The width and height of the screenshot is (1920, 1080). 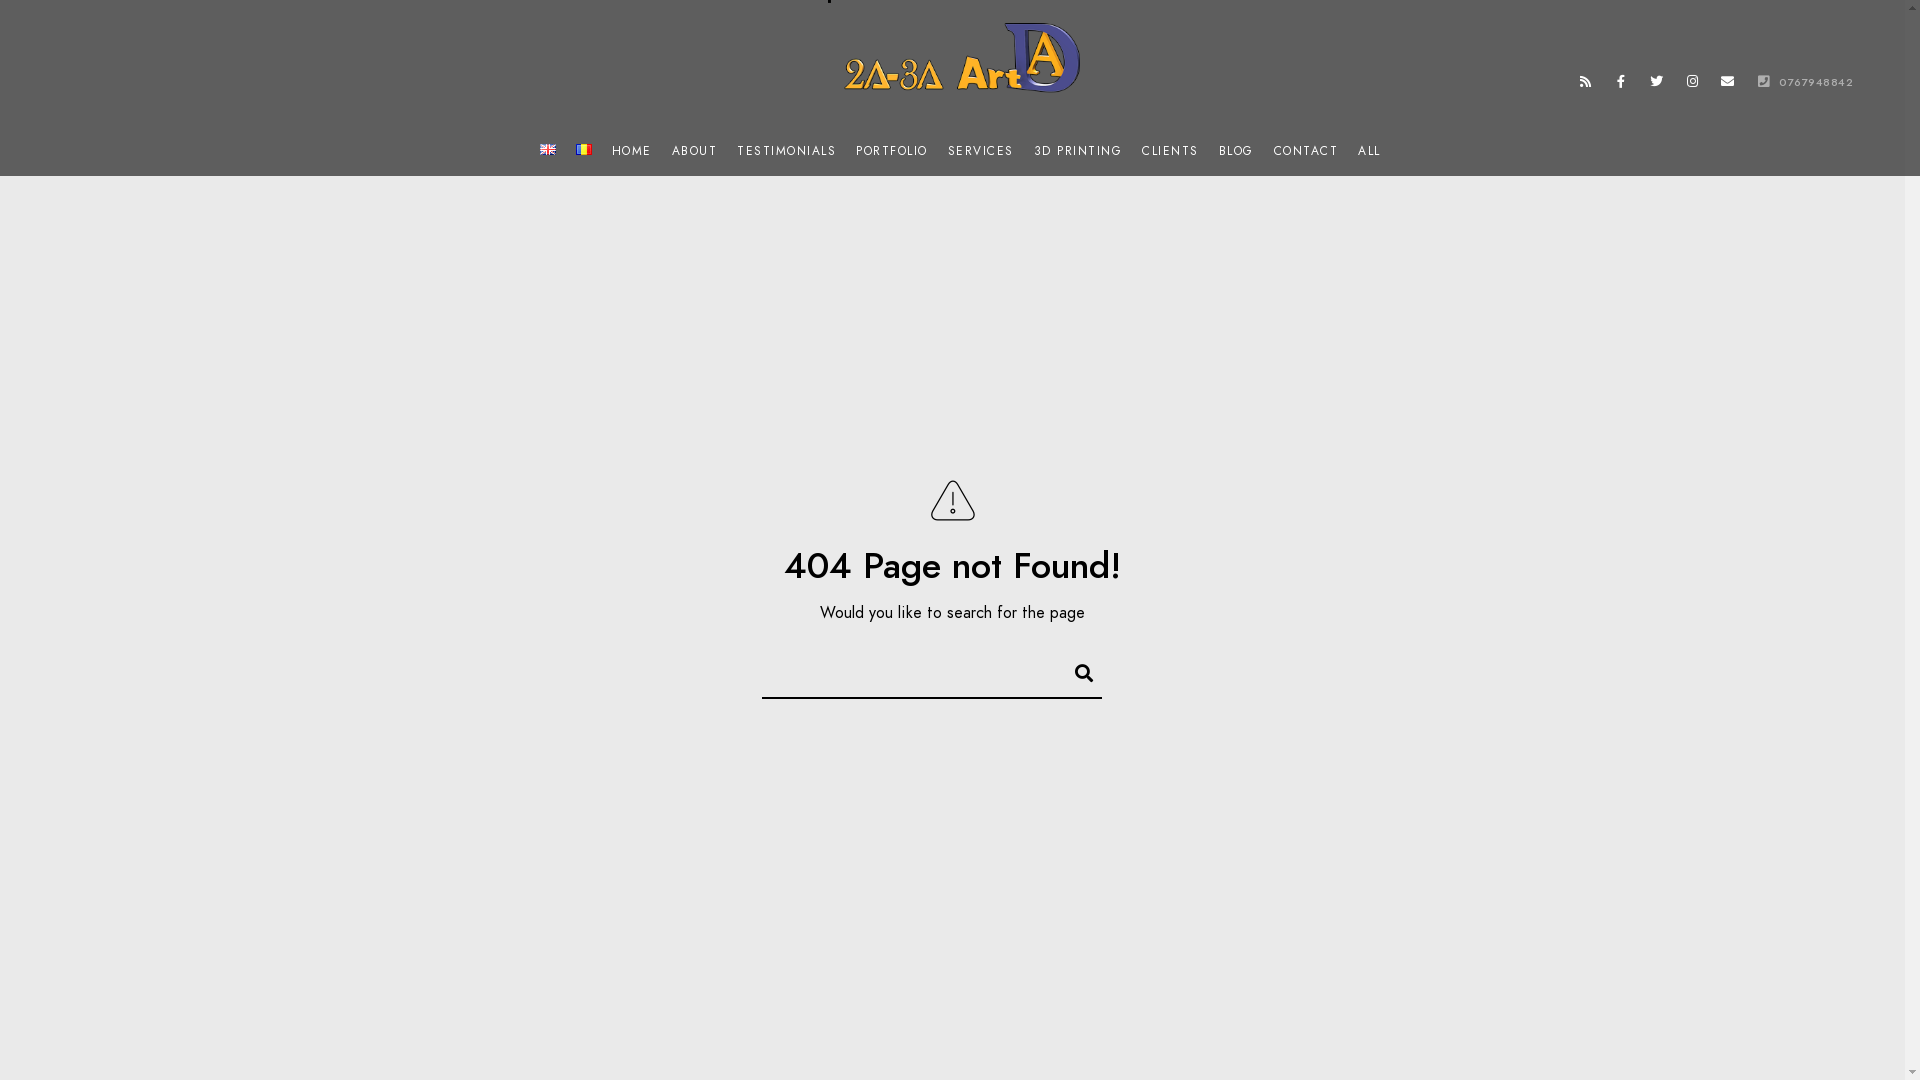 I want to click on '3D PRINTING', so click(x=1077, y=149).